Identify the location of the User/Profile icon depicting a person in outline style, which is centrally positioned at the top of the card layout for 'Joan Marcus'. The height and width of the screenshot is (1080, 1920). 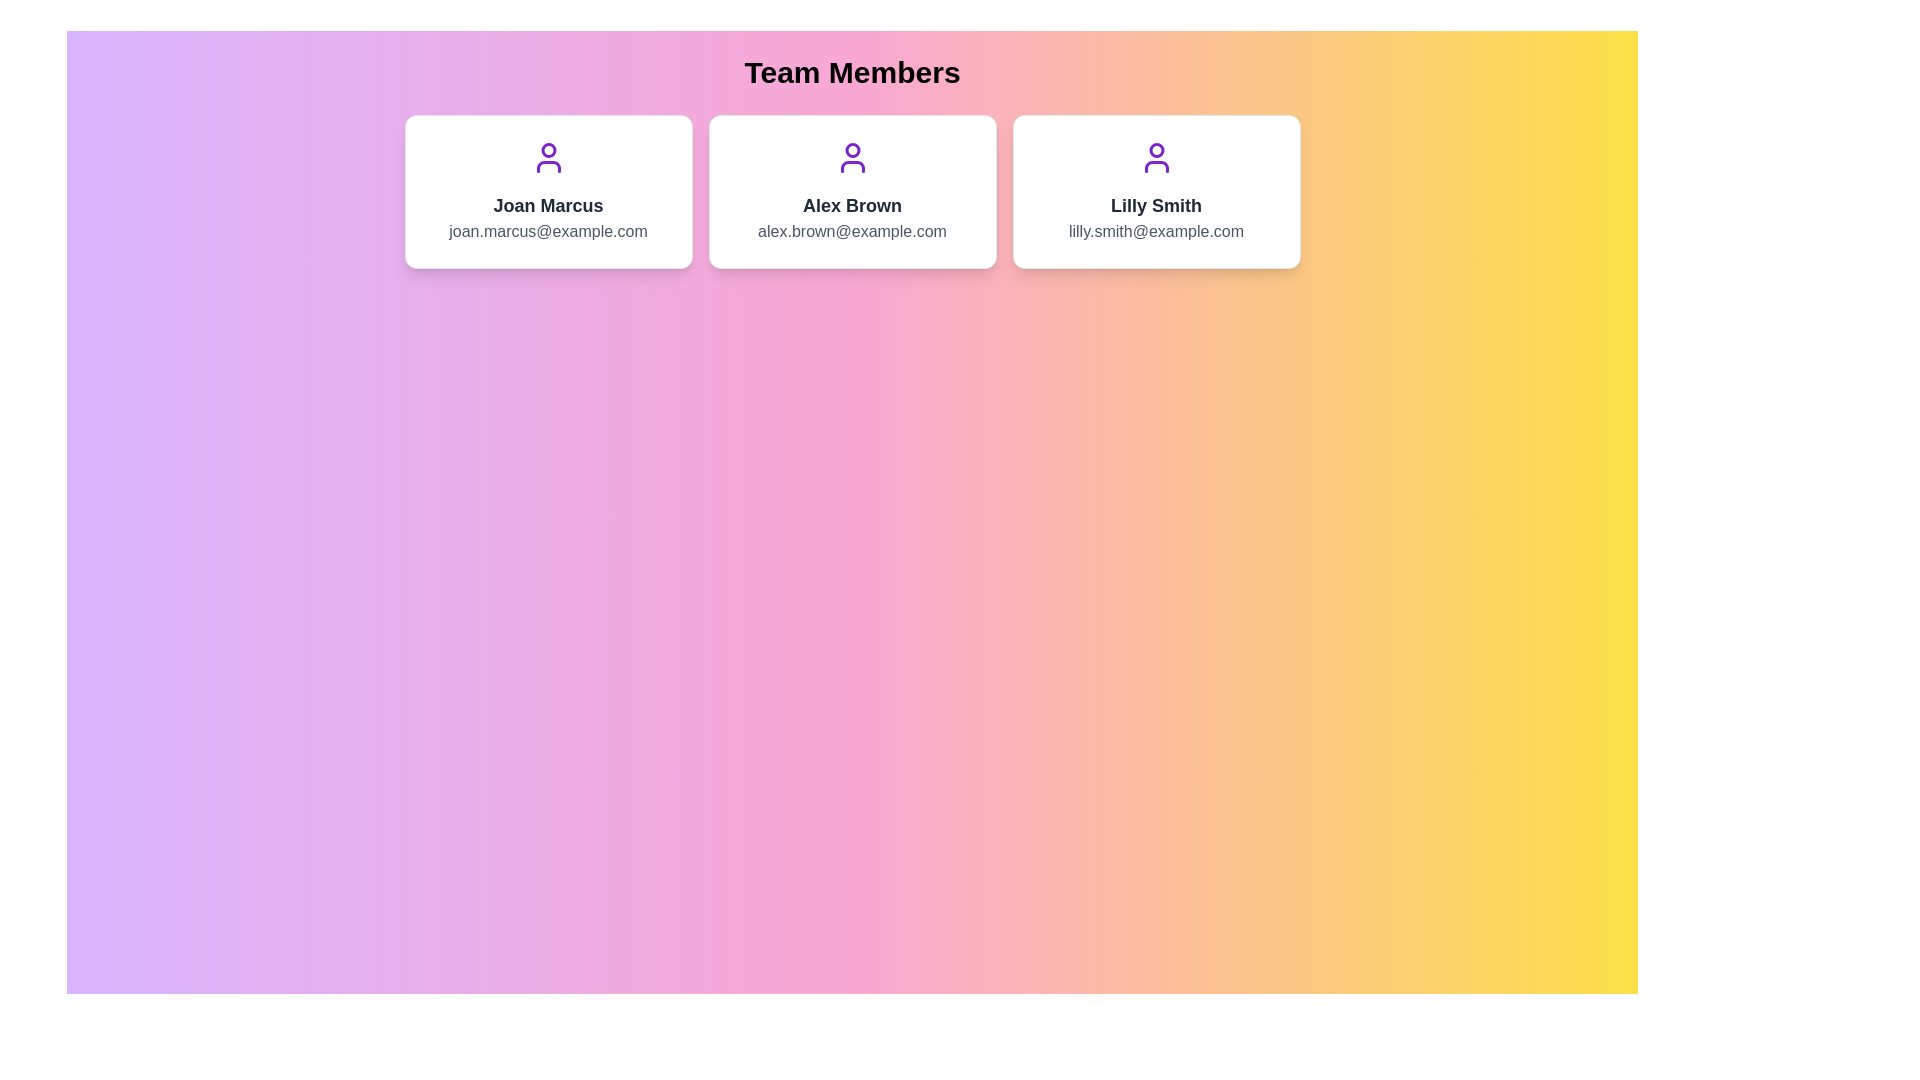
(548, 157).